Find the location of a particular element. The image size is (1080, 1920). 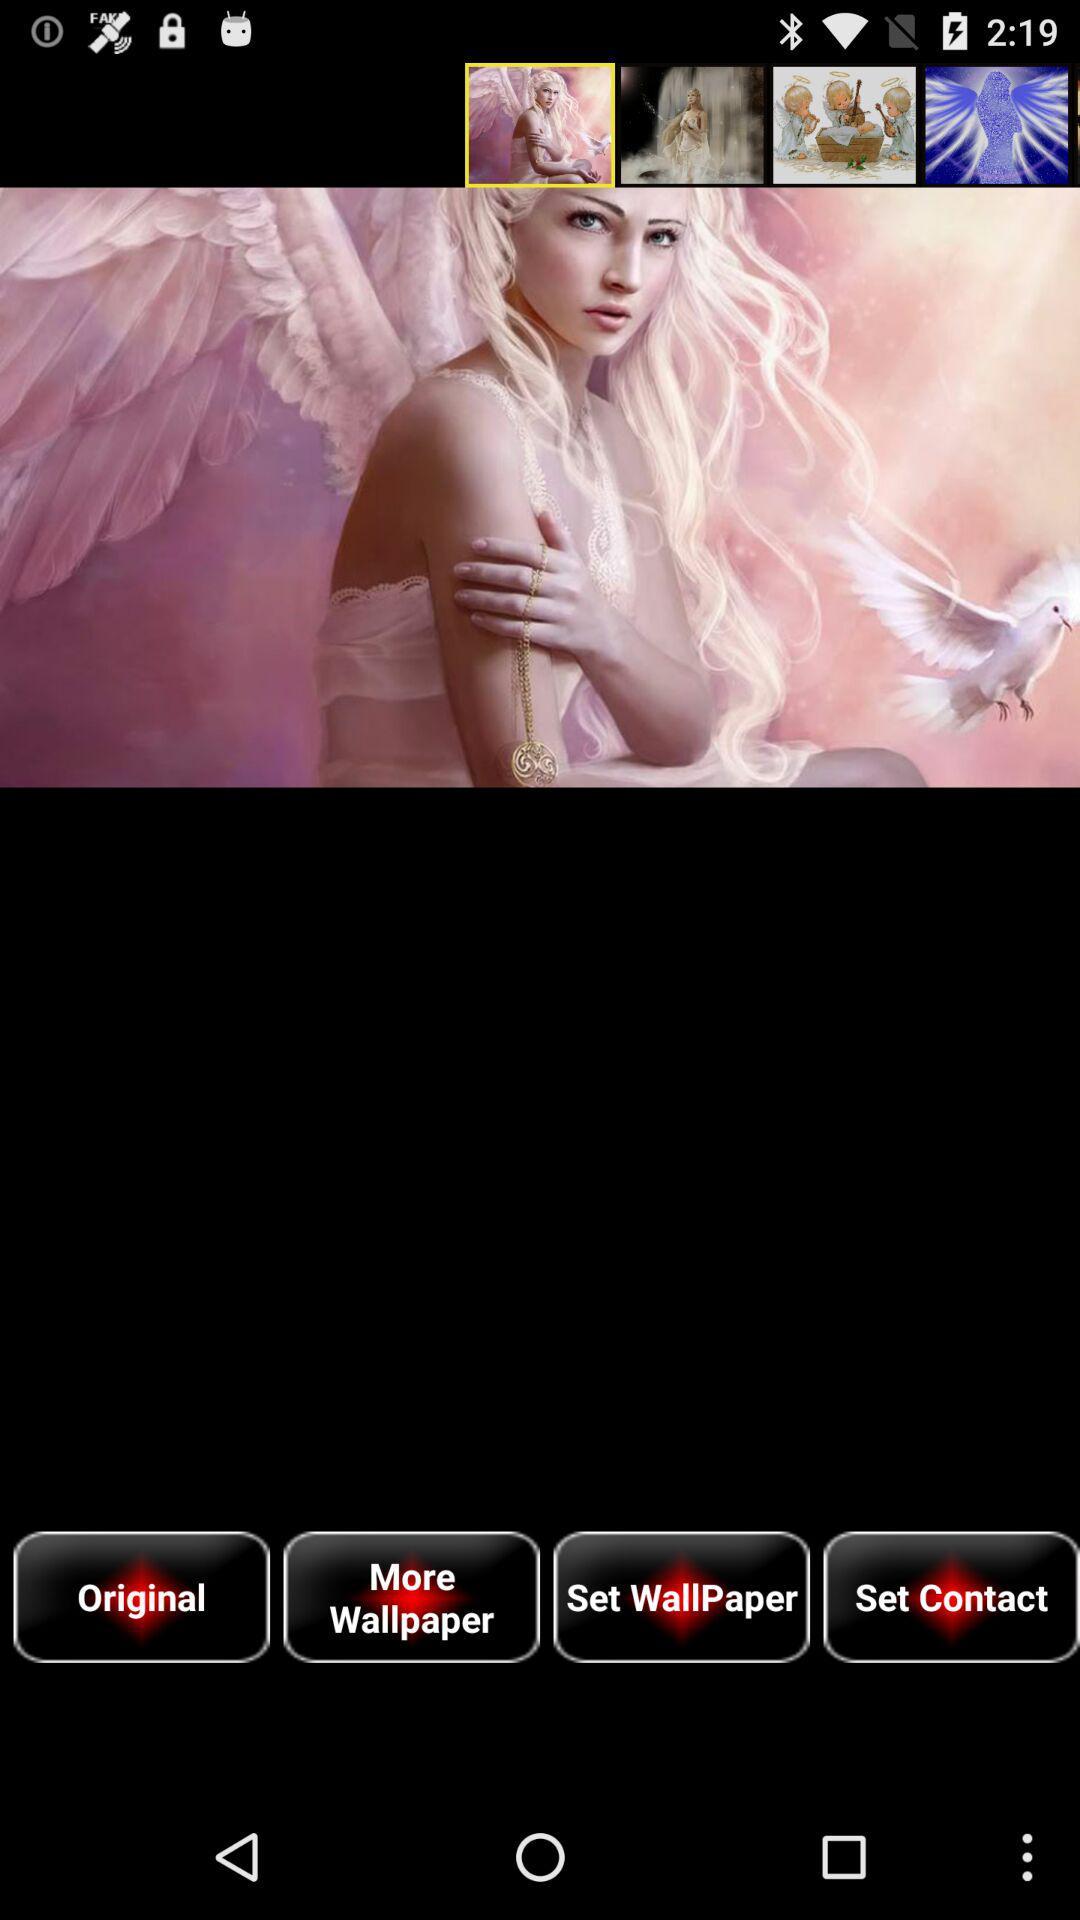

the set wallpaper icon is located at coordinates (680, 1596).